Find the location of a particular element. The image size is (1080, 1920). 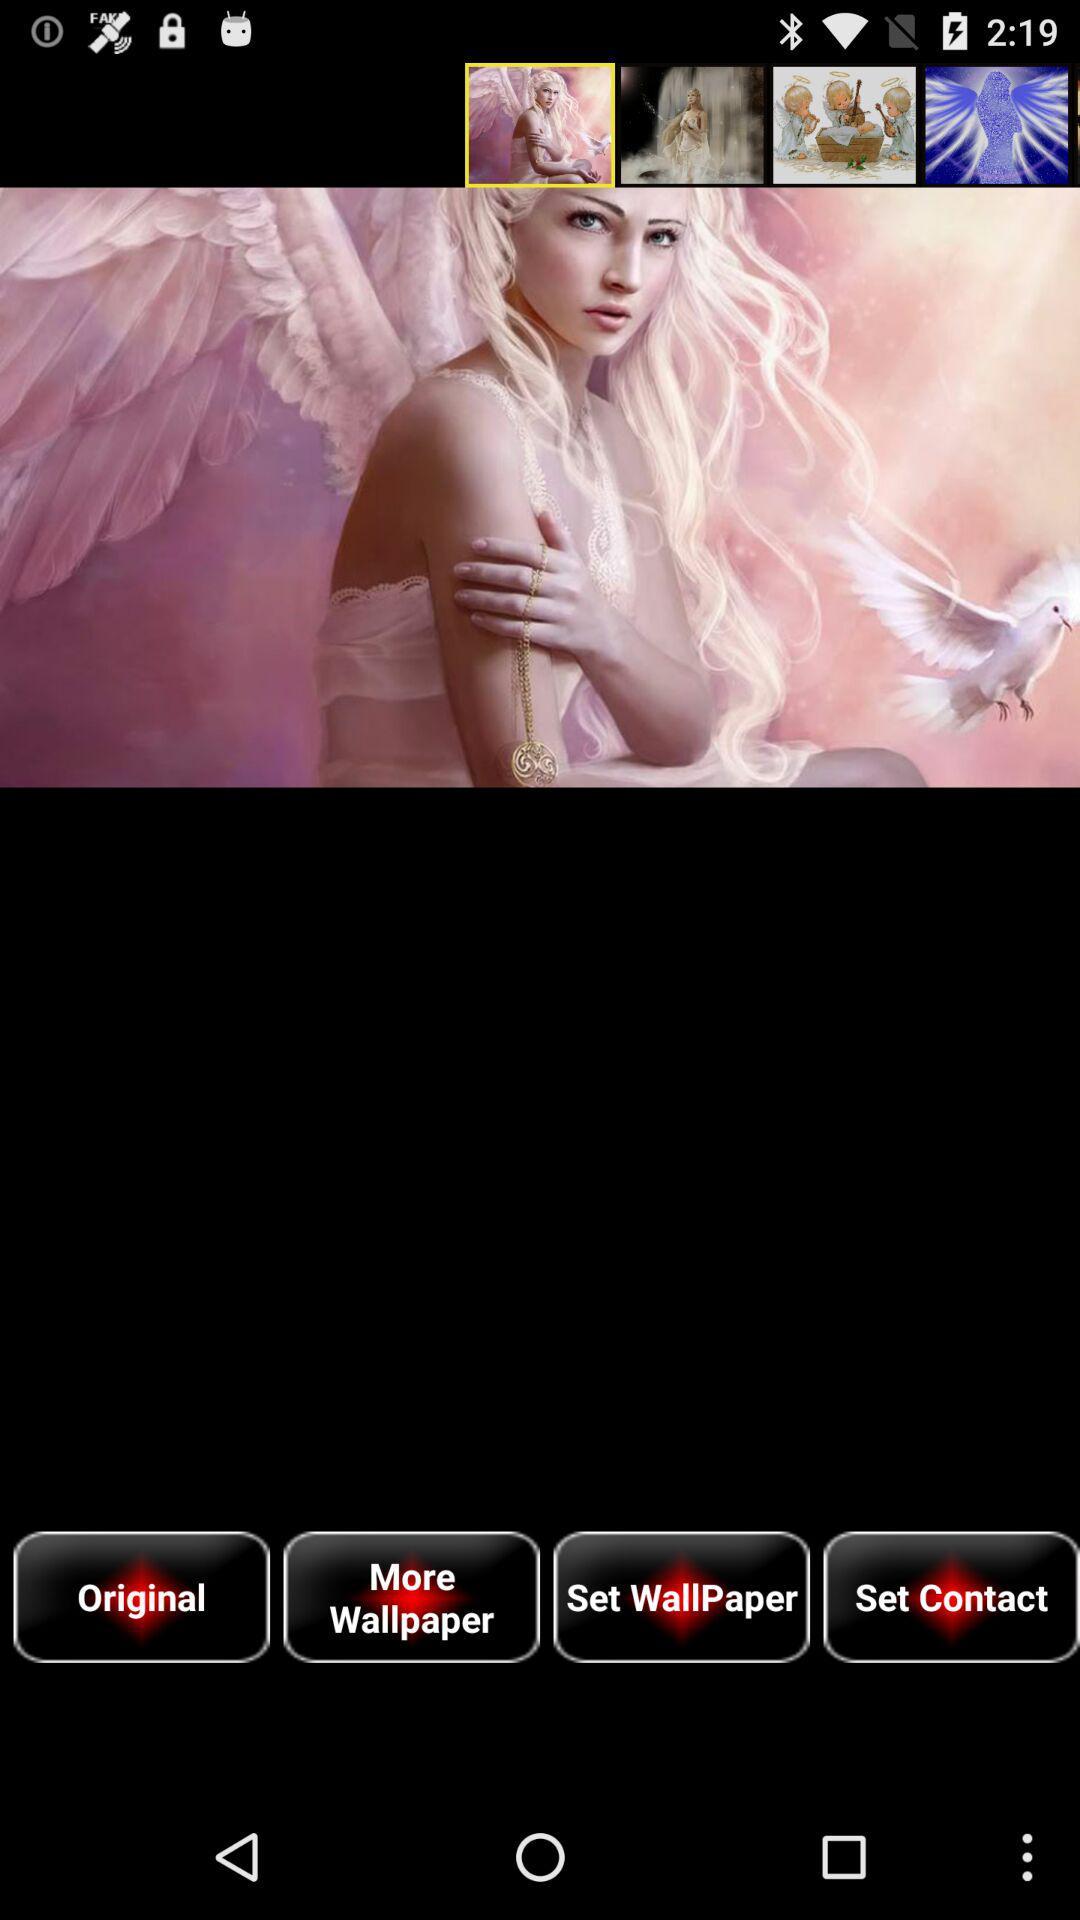

the set wallpaper icon is located at coordinates (680, 1596).